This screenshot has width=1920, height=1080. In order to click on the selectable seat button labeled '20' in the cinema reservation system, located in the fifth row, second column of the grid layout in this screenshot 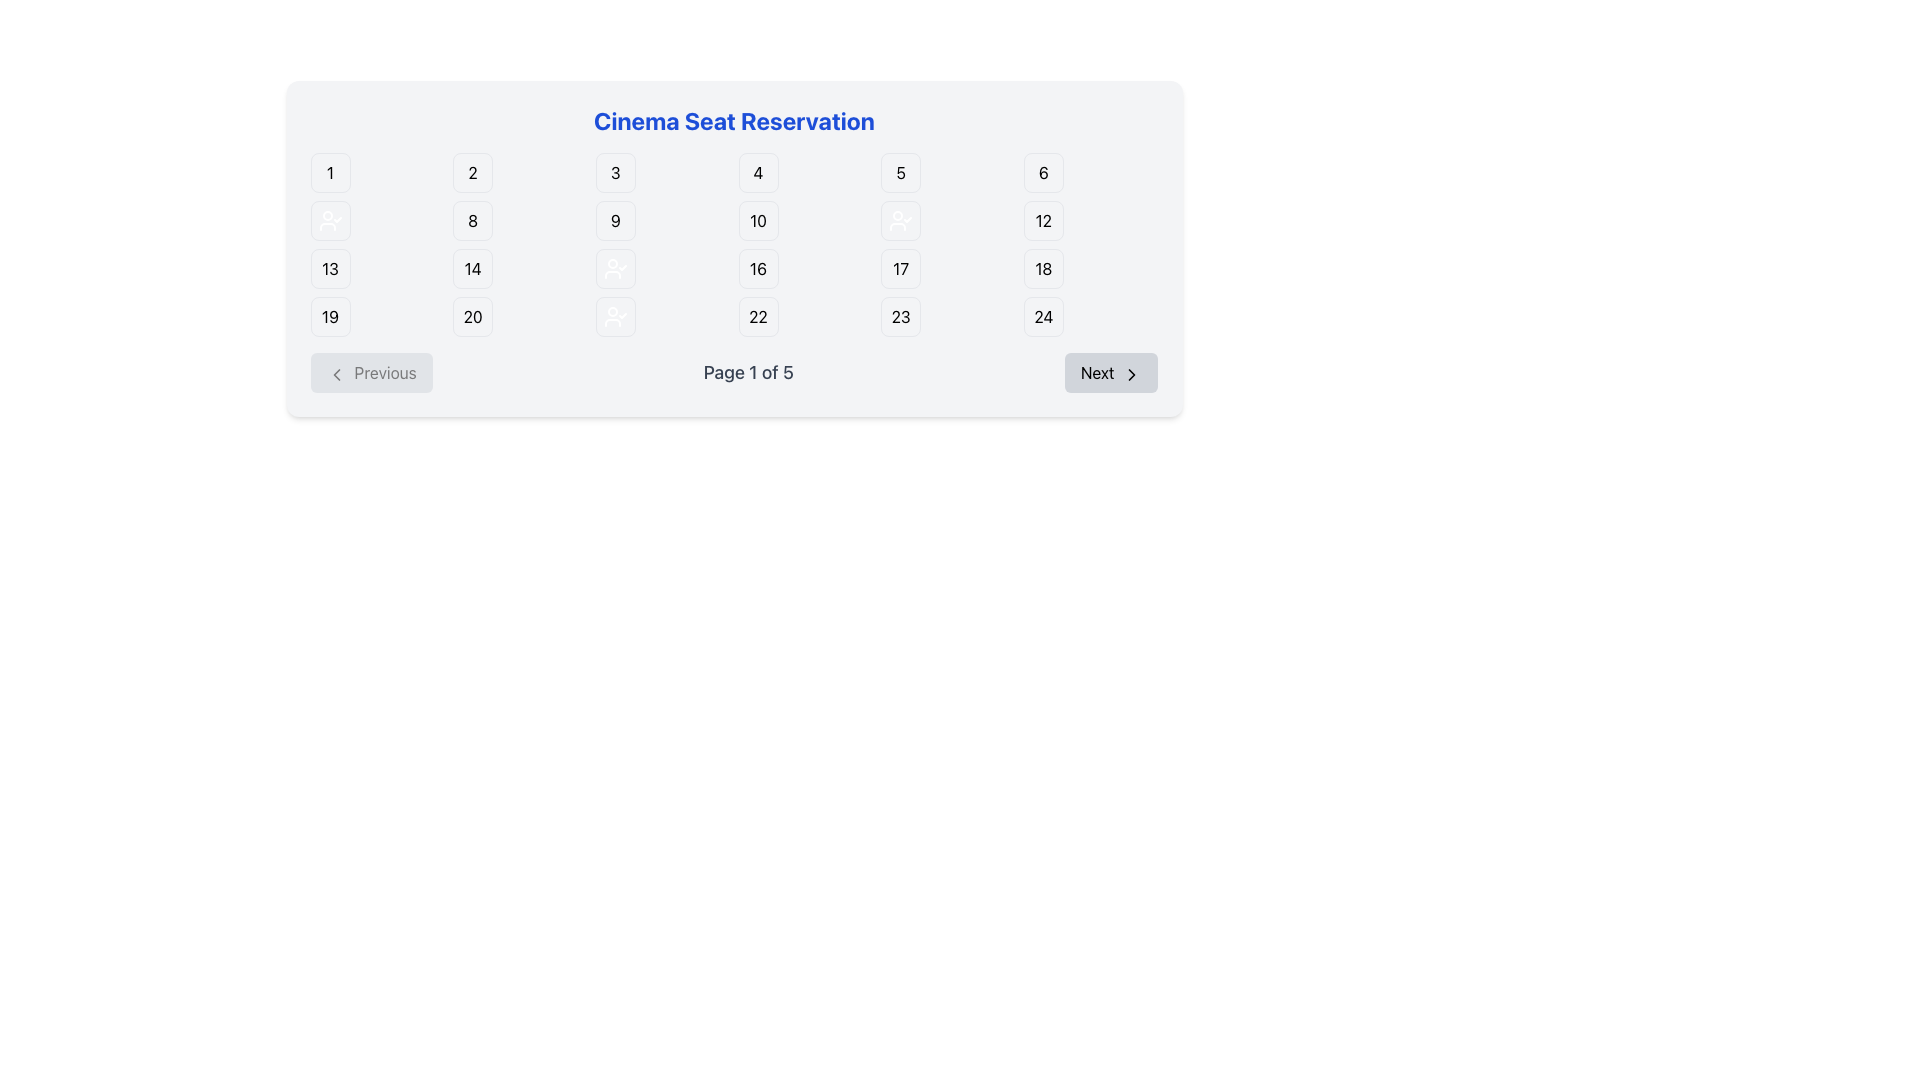, I will do `click(472, 315)`.